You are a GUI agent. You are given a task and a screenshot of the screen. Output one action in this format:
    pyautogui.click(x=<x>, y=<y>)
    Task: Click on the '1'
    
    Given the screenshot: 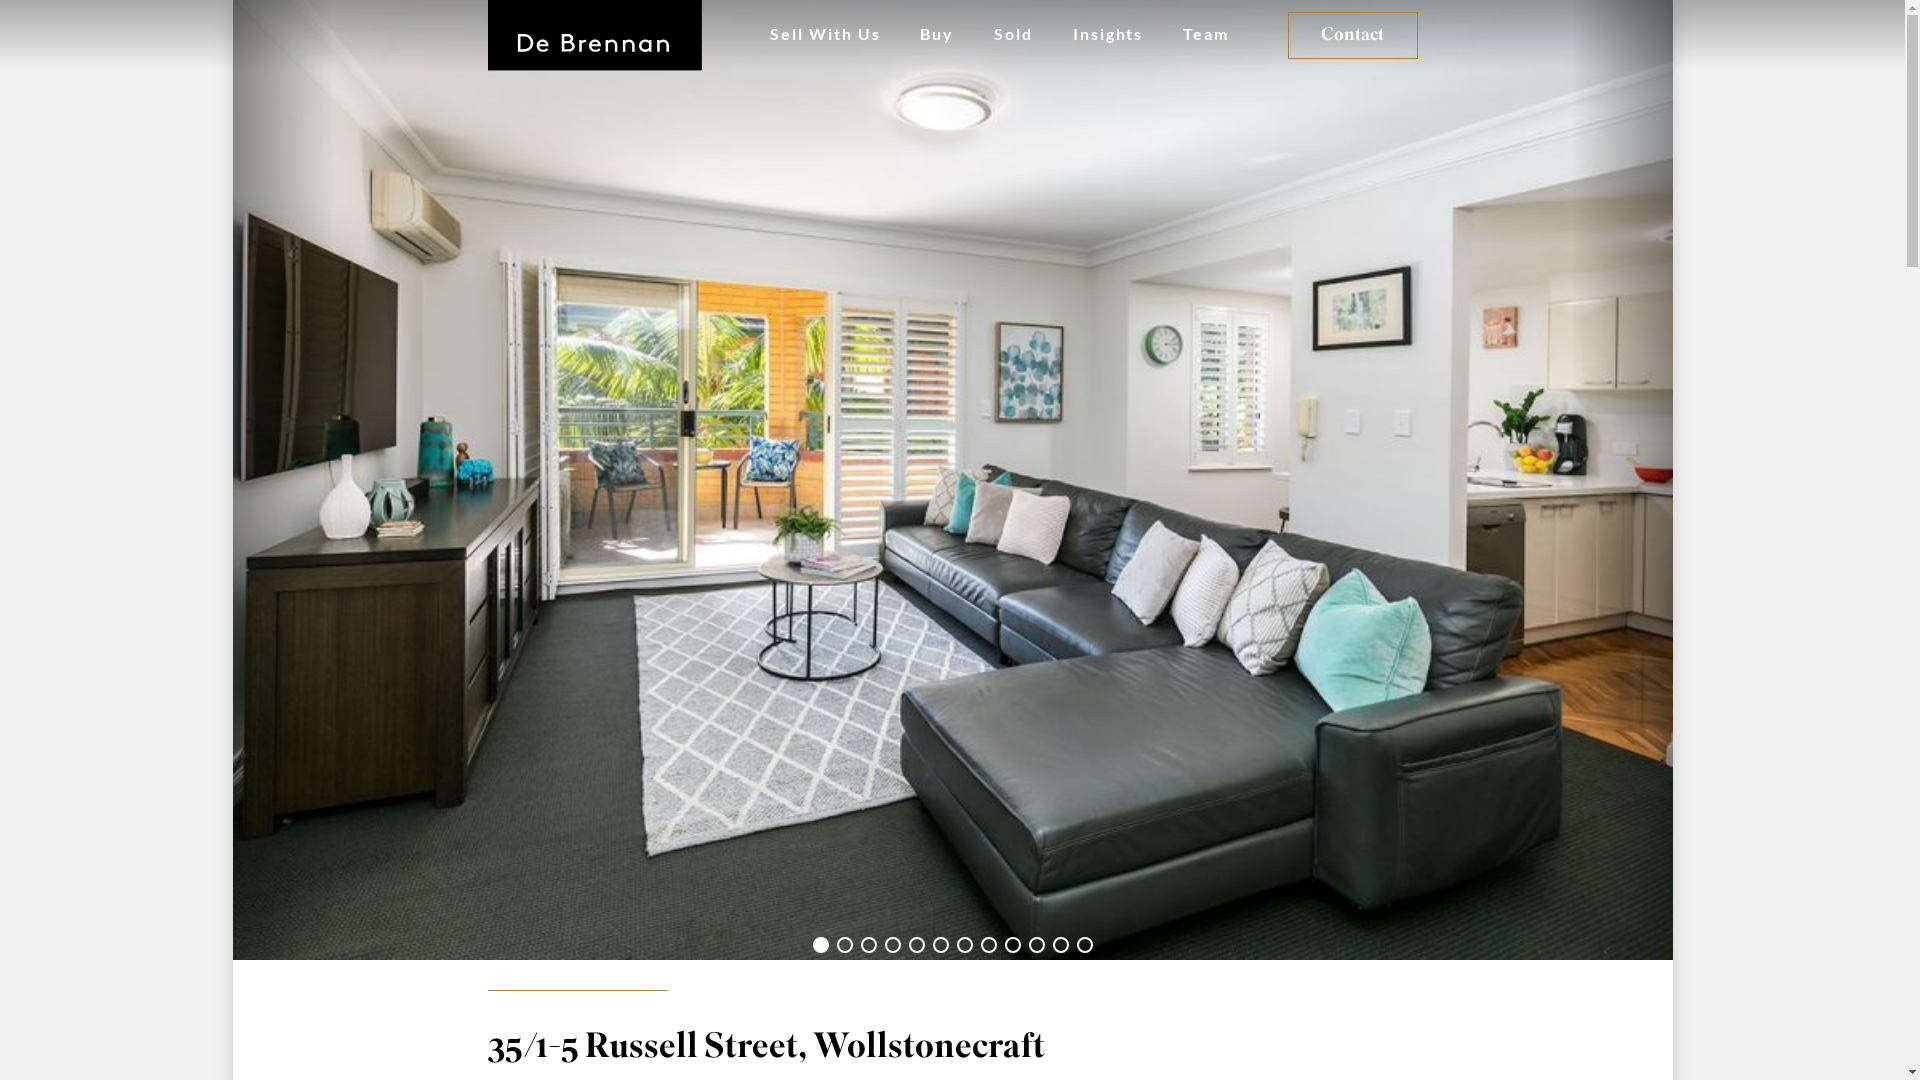 What is the action you would take?
    pyautogui.click(x=820, y=945)
    